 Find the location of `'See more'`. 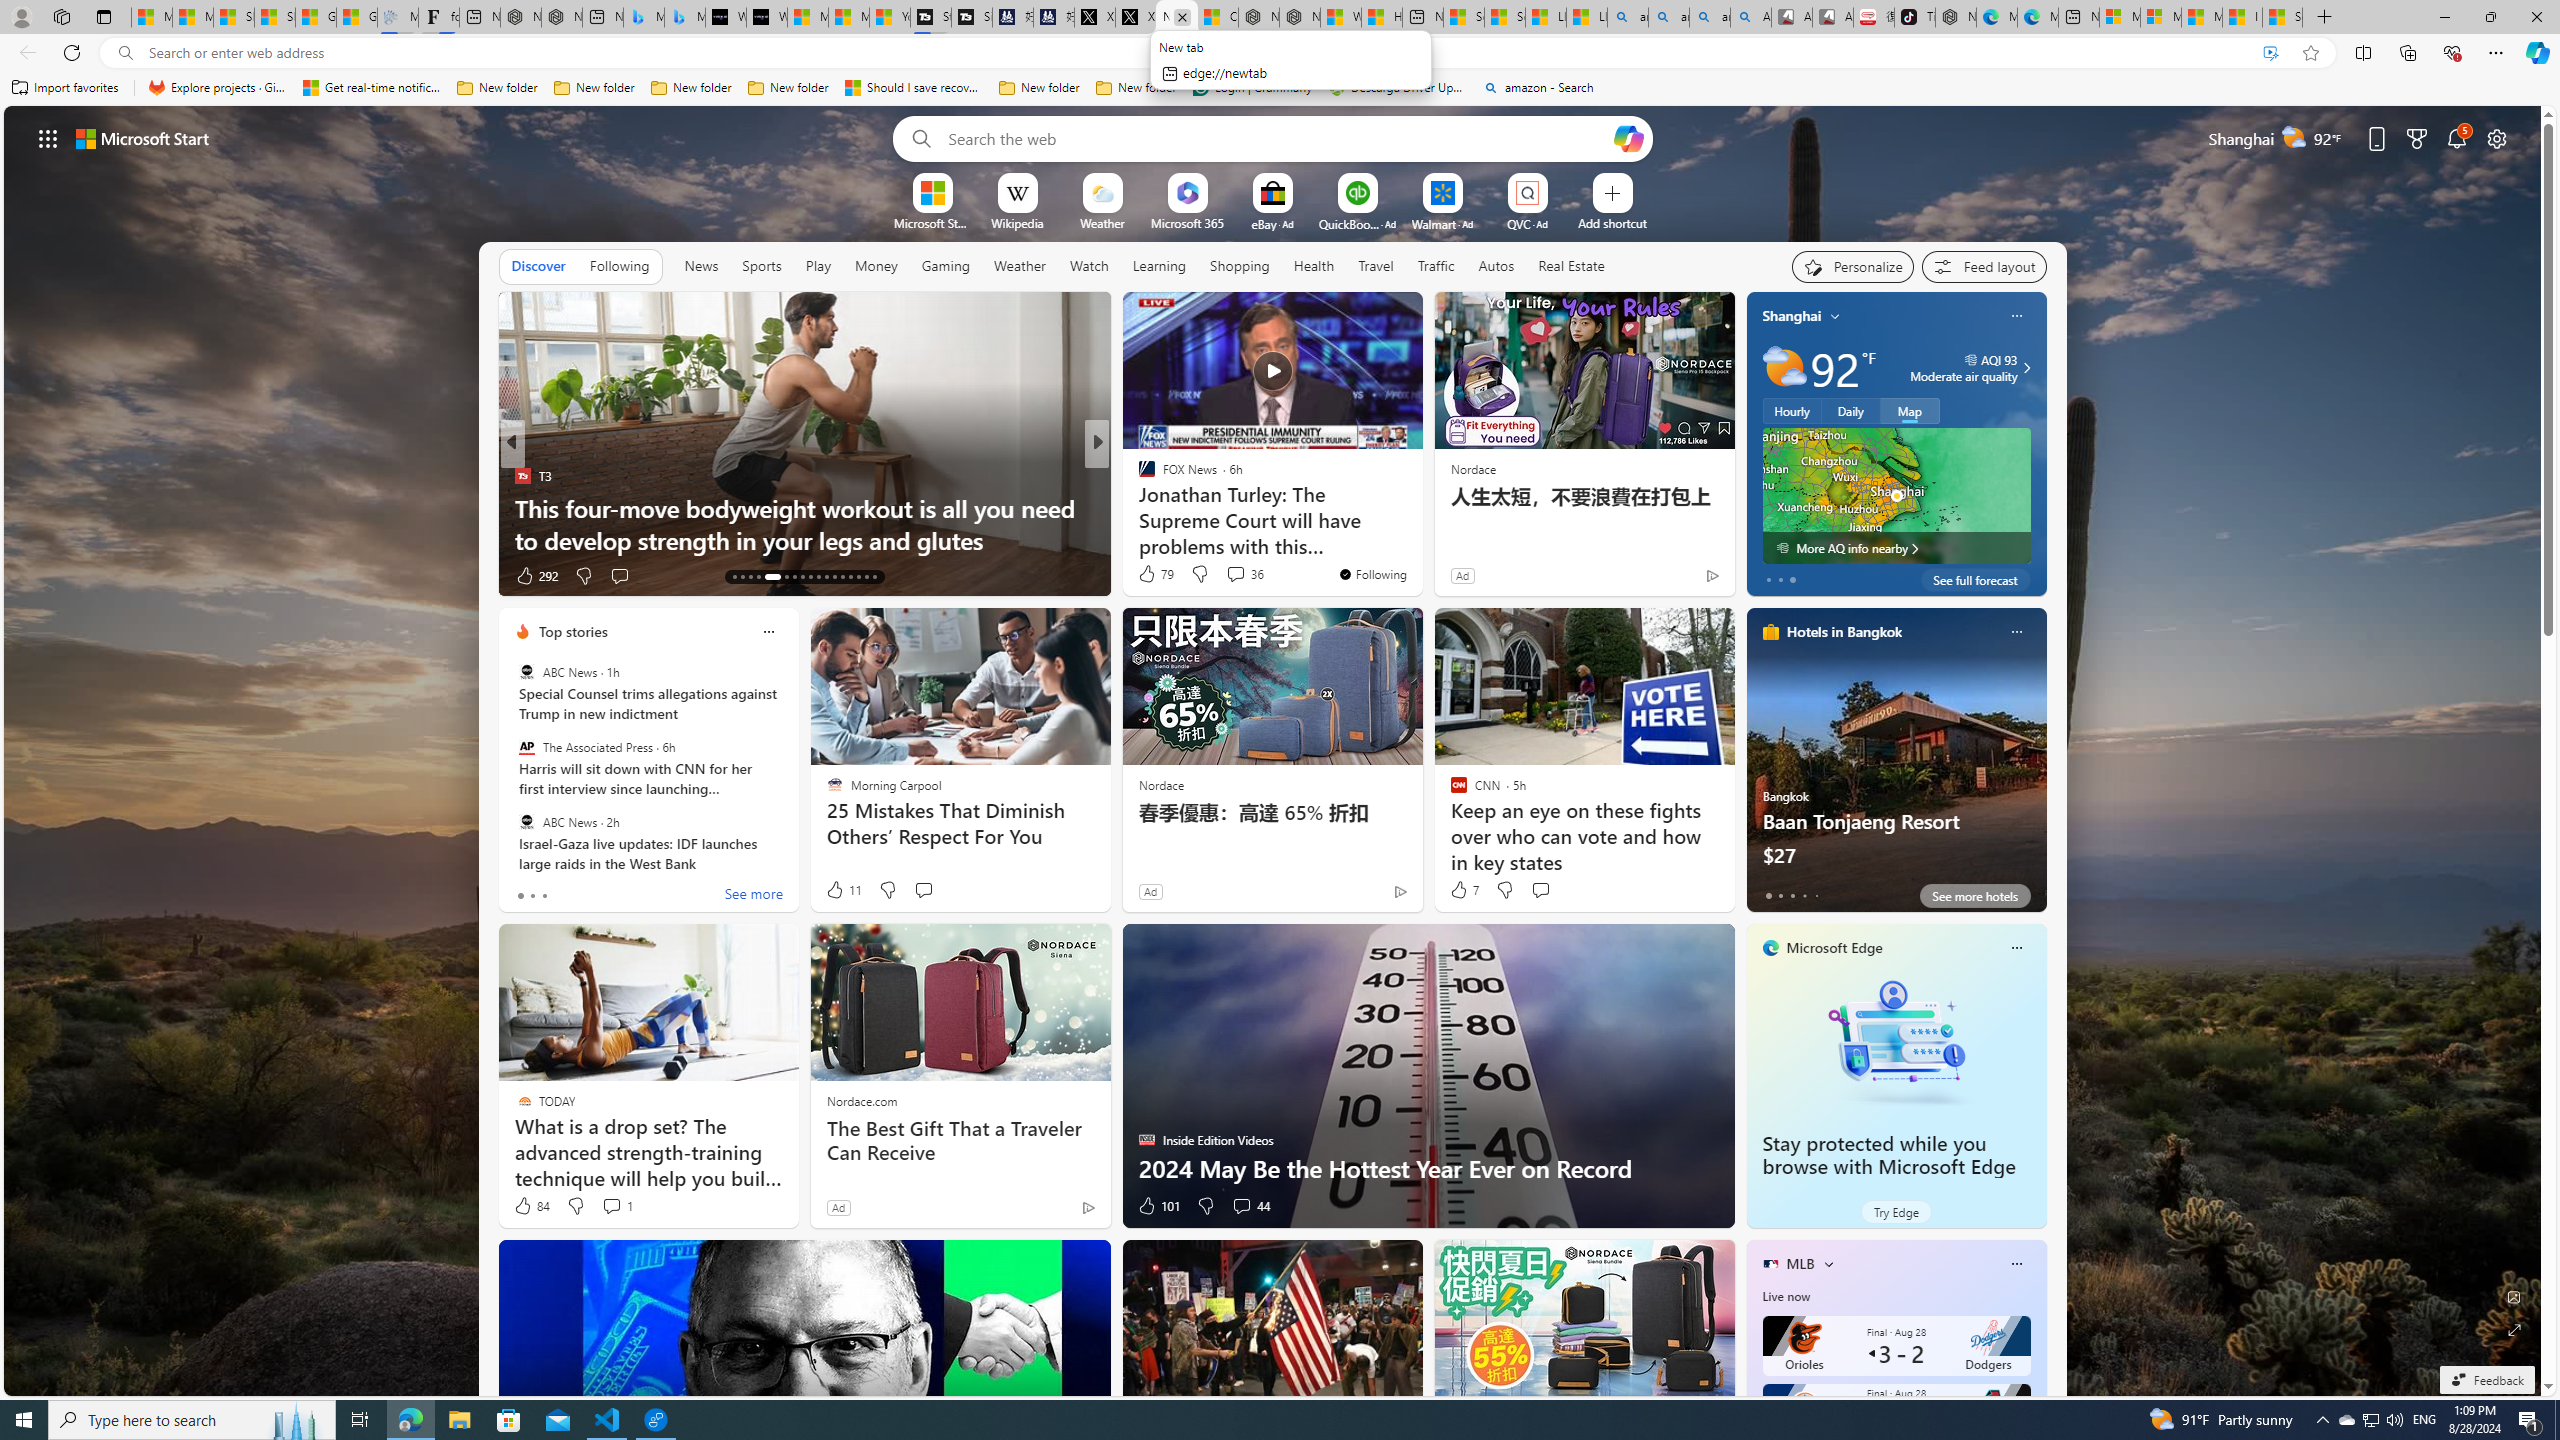

'See more' is located at coordinates (753, 896).